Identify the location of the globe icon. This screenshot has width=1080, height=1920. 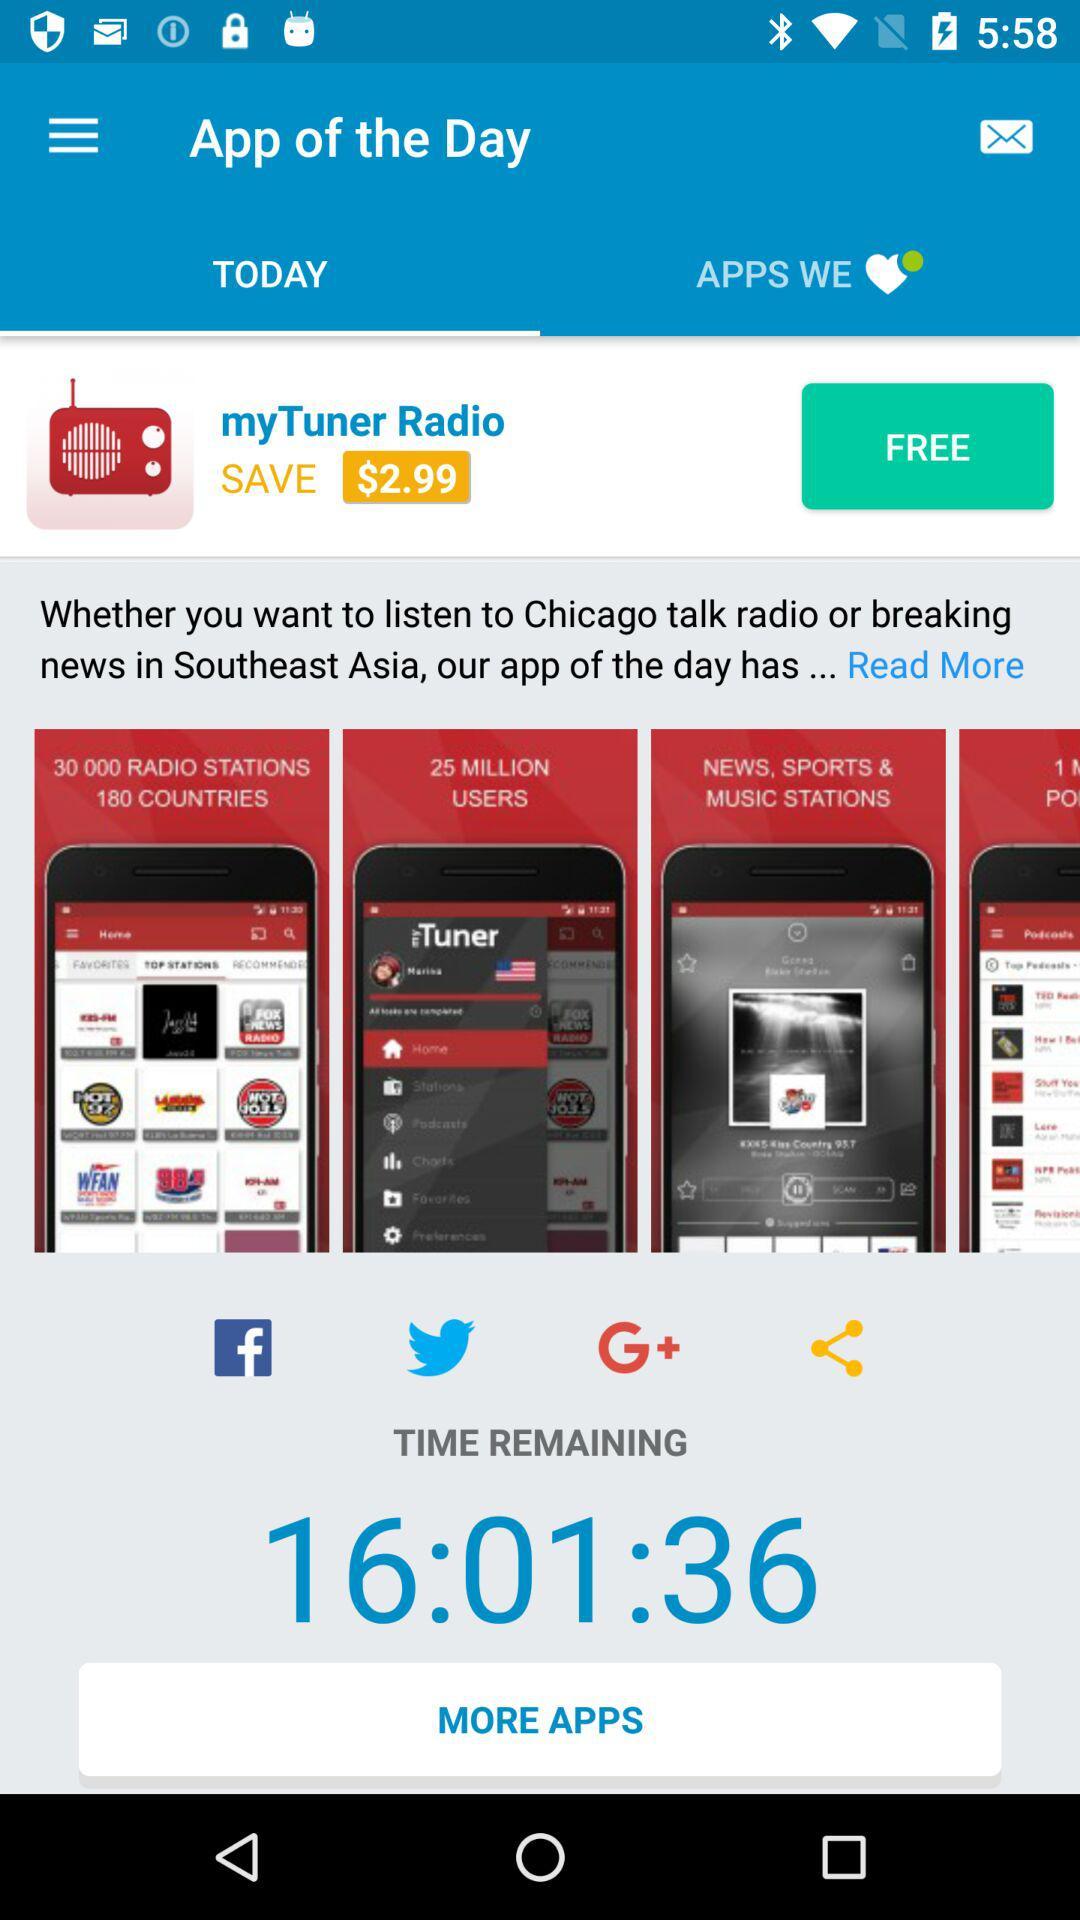
(639, 1347).